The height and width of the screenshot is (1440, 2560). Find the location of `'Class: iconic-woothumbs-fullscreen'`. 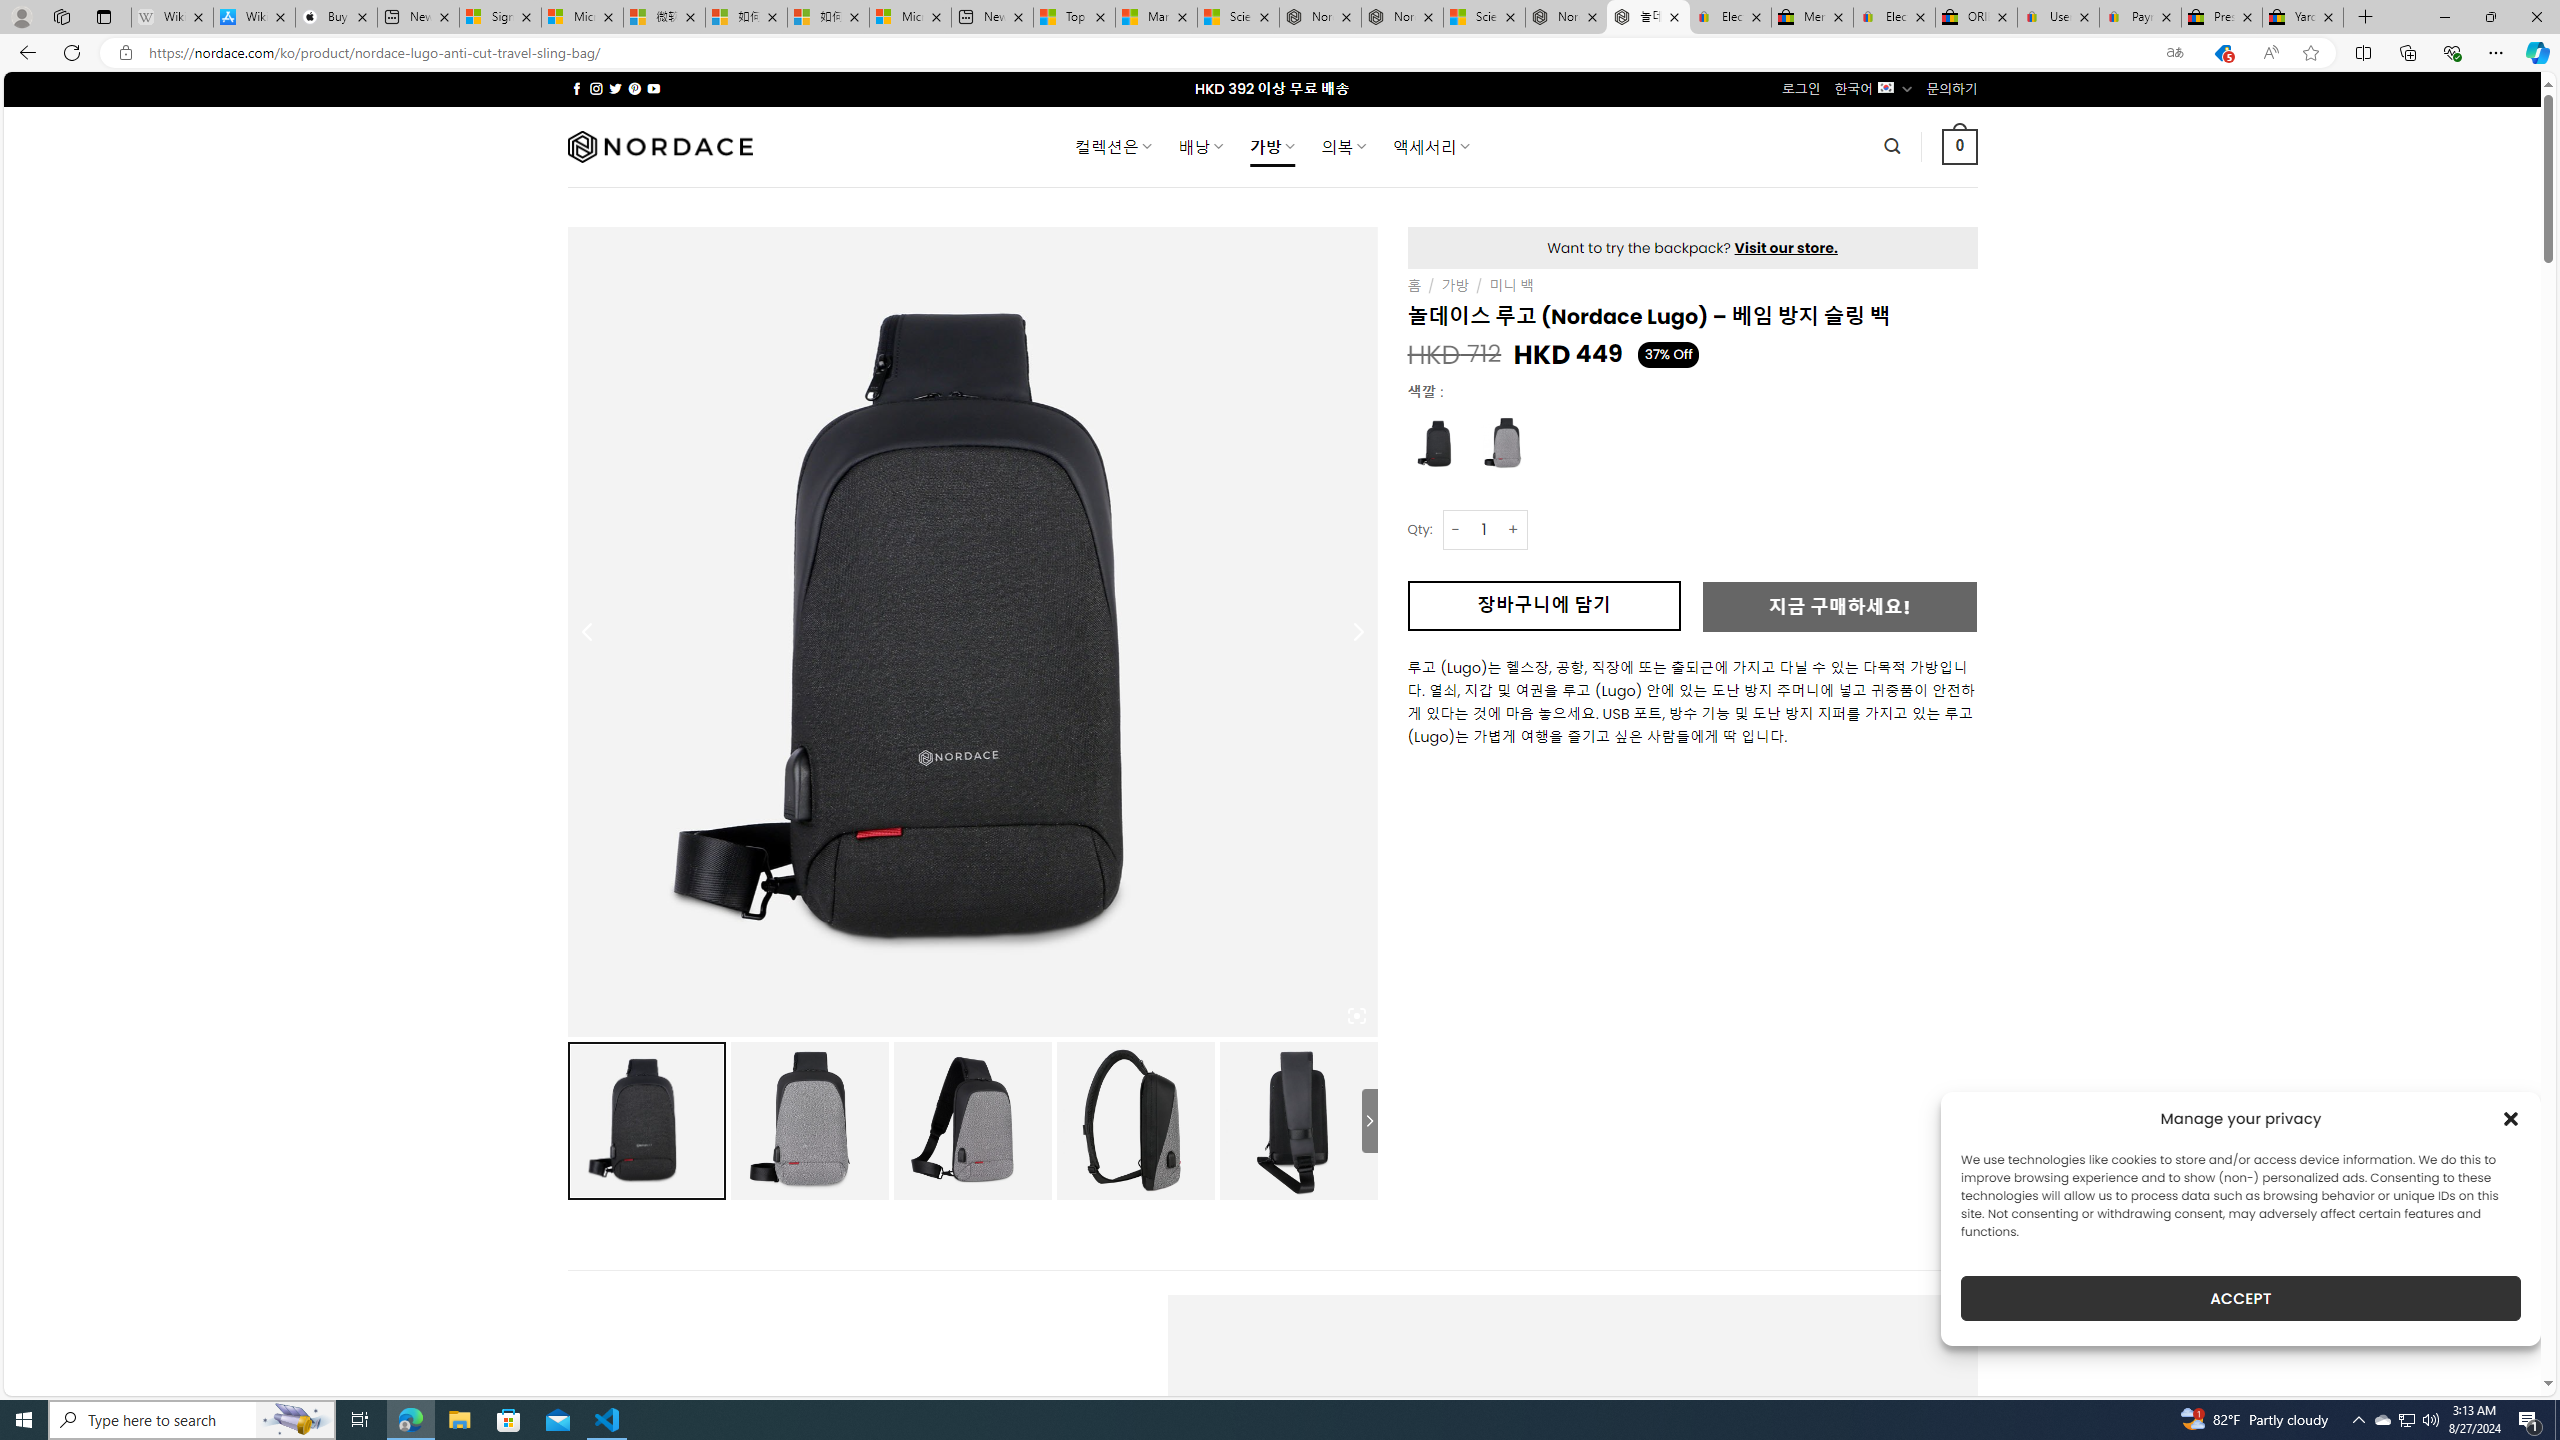

'Class: iconic-woothumbs-fullscreen' is located at coordinates (1356, 1014).